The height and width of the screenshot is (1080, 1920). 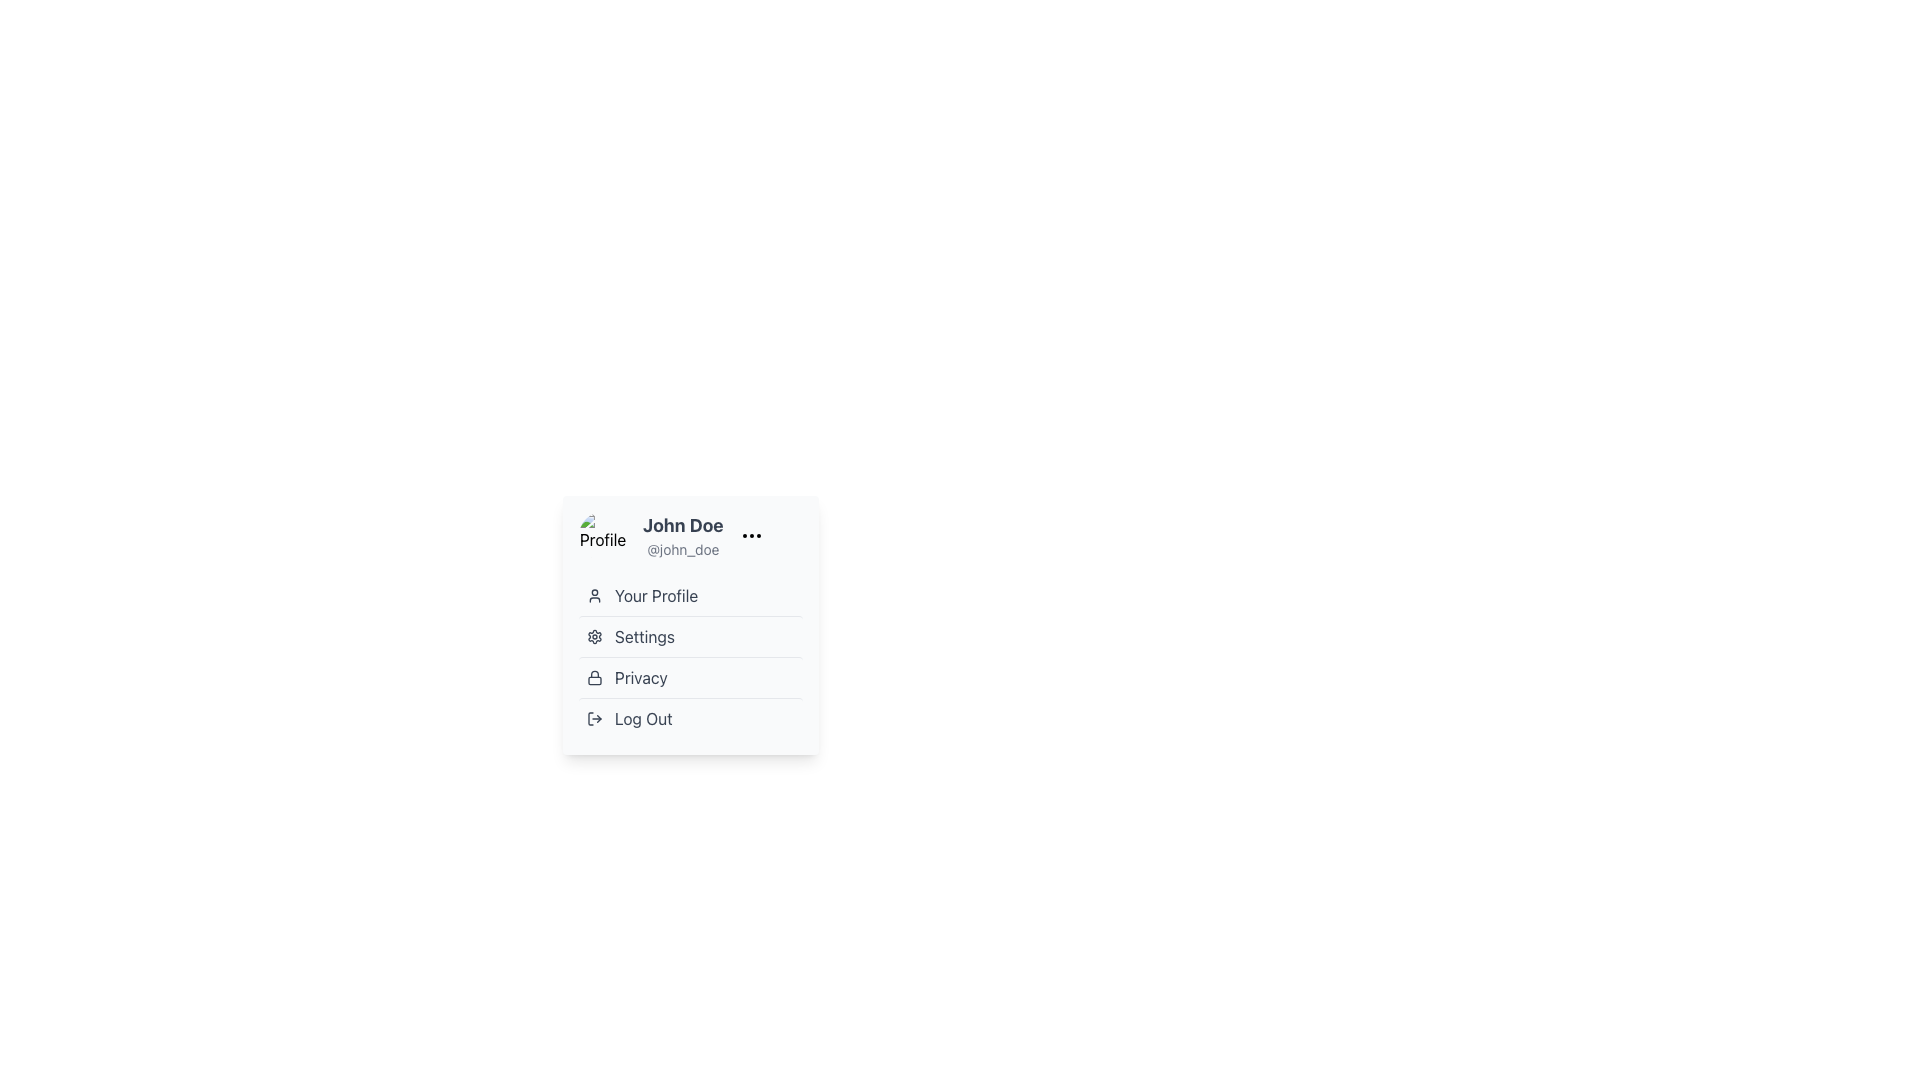 I want to click on the privacy settings list item, so click(x=691, y=676).